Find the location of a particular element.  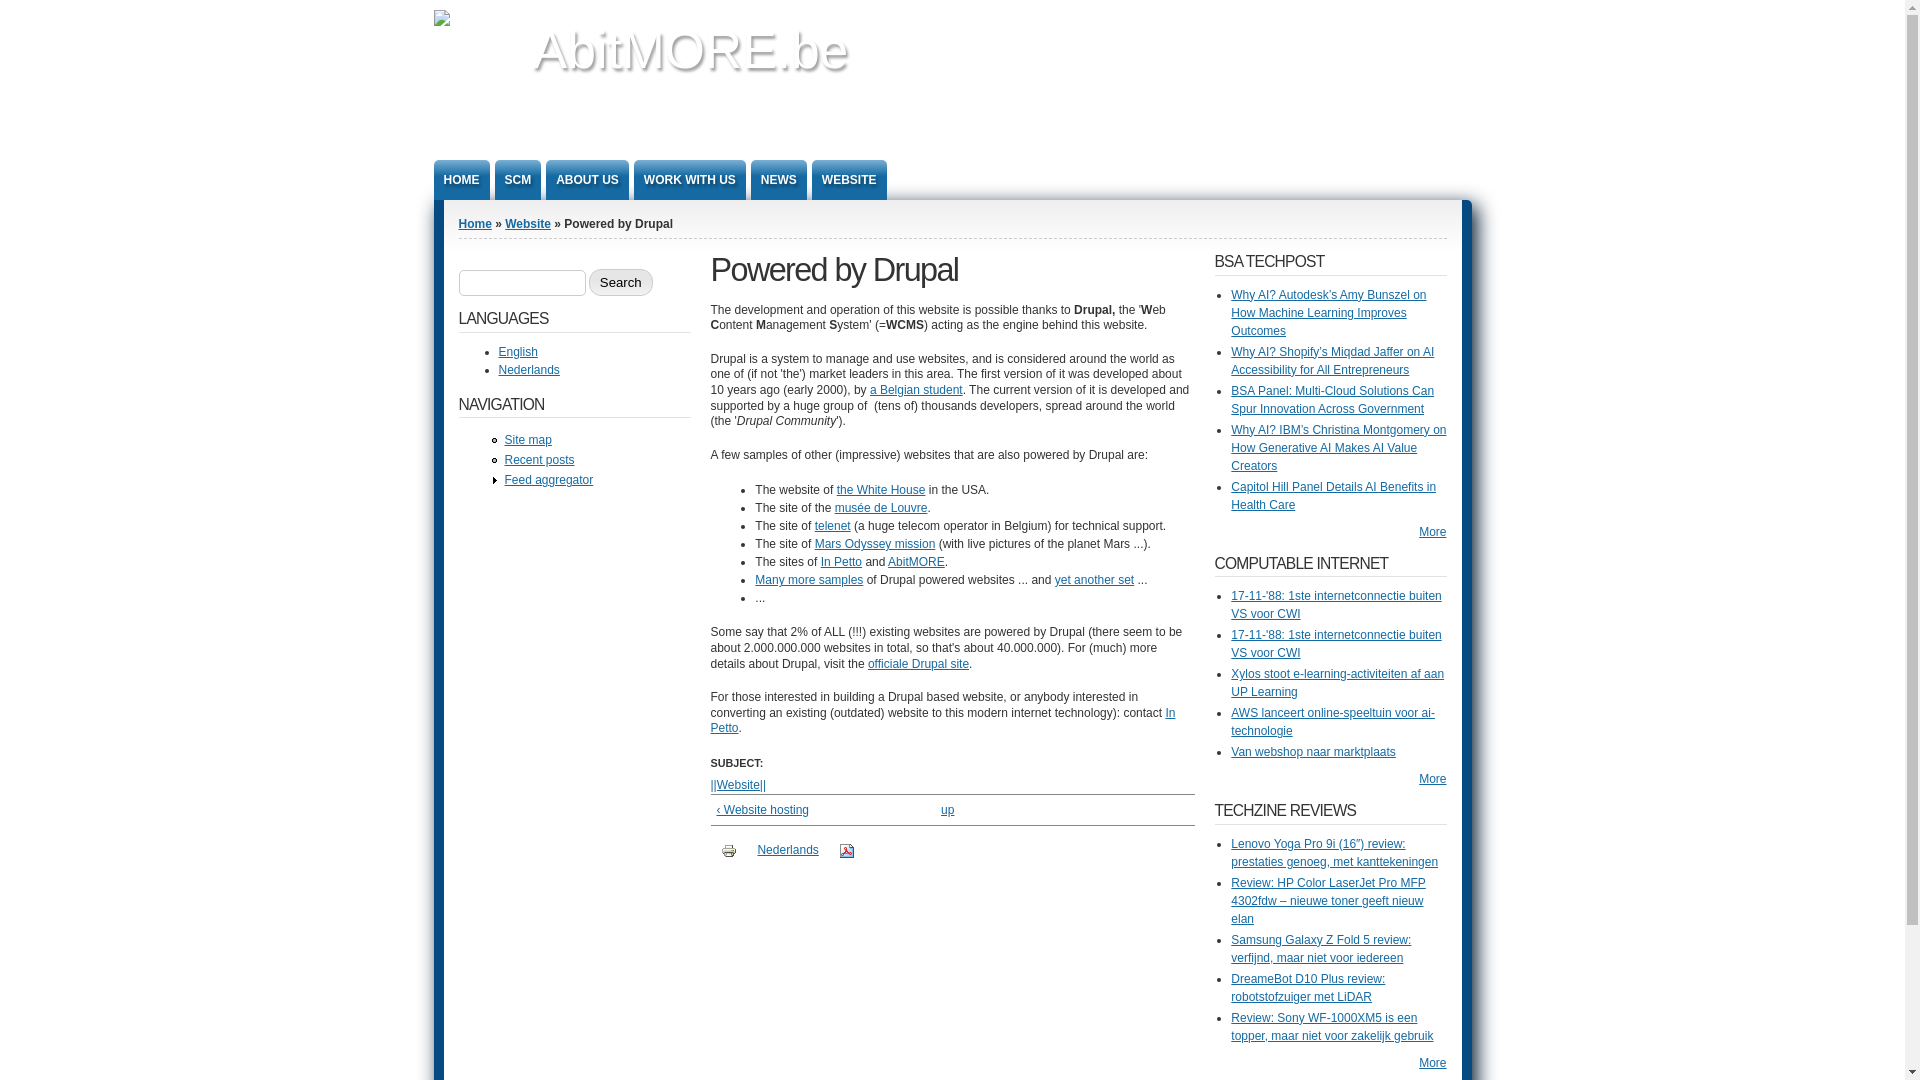

'DreameBot D10 Plus review: robotstofzuiger met LiDAR' is located at coordinates (1229, 986).